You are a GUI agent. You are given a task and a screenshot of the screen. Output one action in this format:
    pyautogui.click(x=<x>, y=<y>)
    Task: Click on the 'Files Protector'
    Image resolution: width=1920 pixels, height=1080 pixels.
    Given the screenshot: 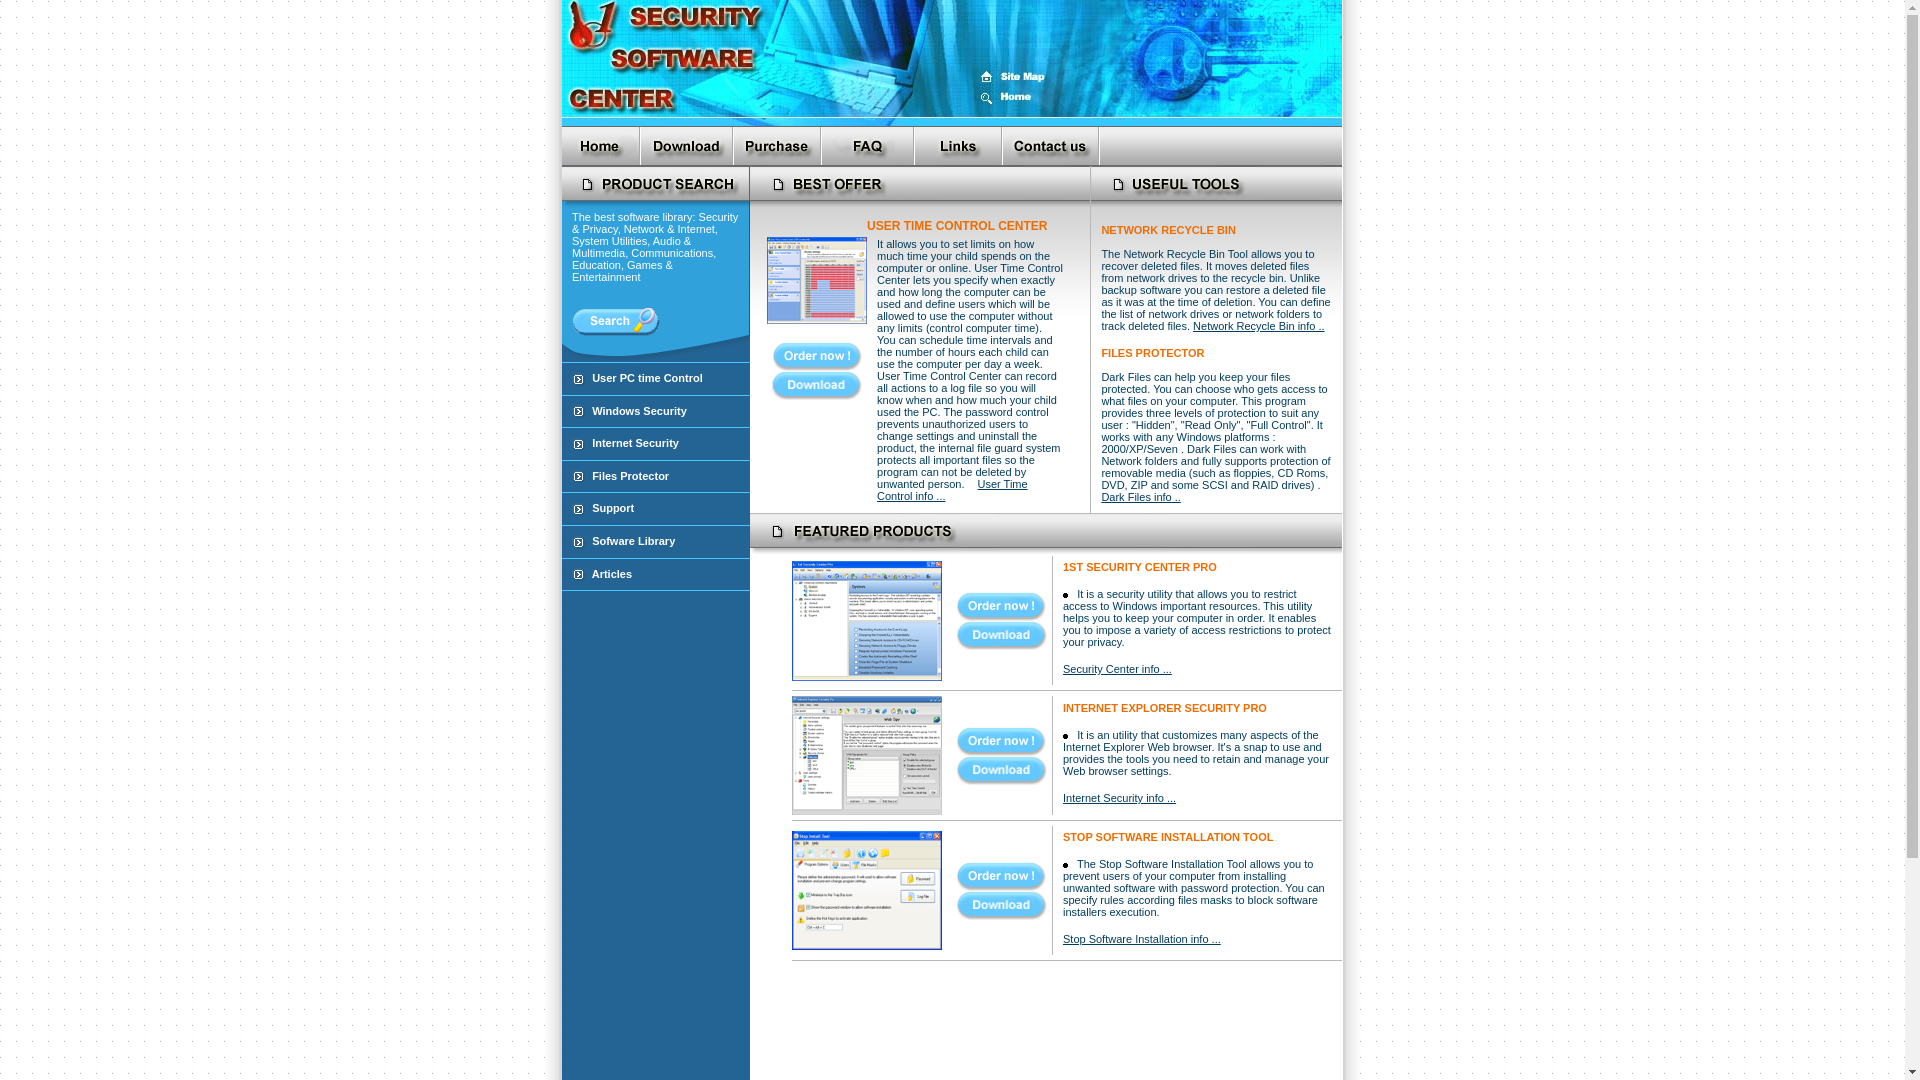 What is the action you would take?
    pyautogui.click(x=629, y=475)
    